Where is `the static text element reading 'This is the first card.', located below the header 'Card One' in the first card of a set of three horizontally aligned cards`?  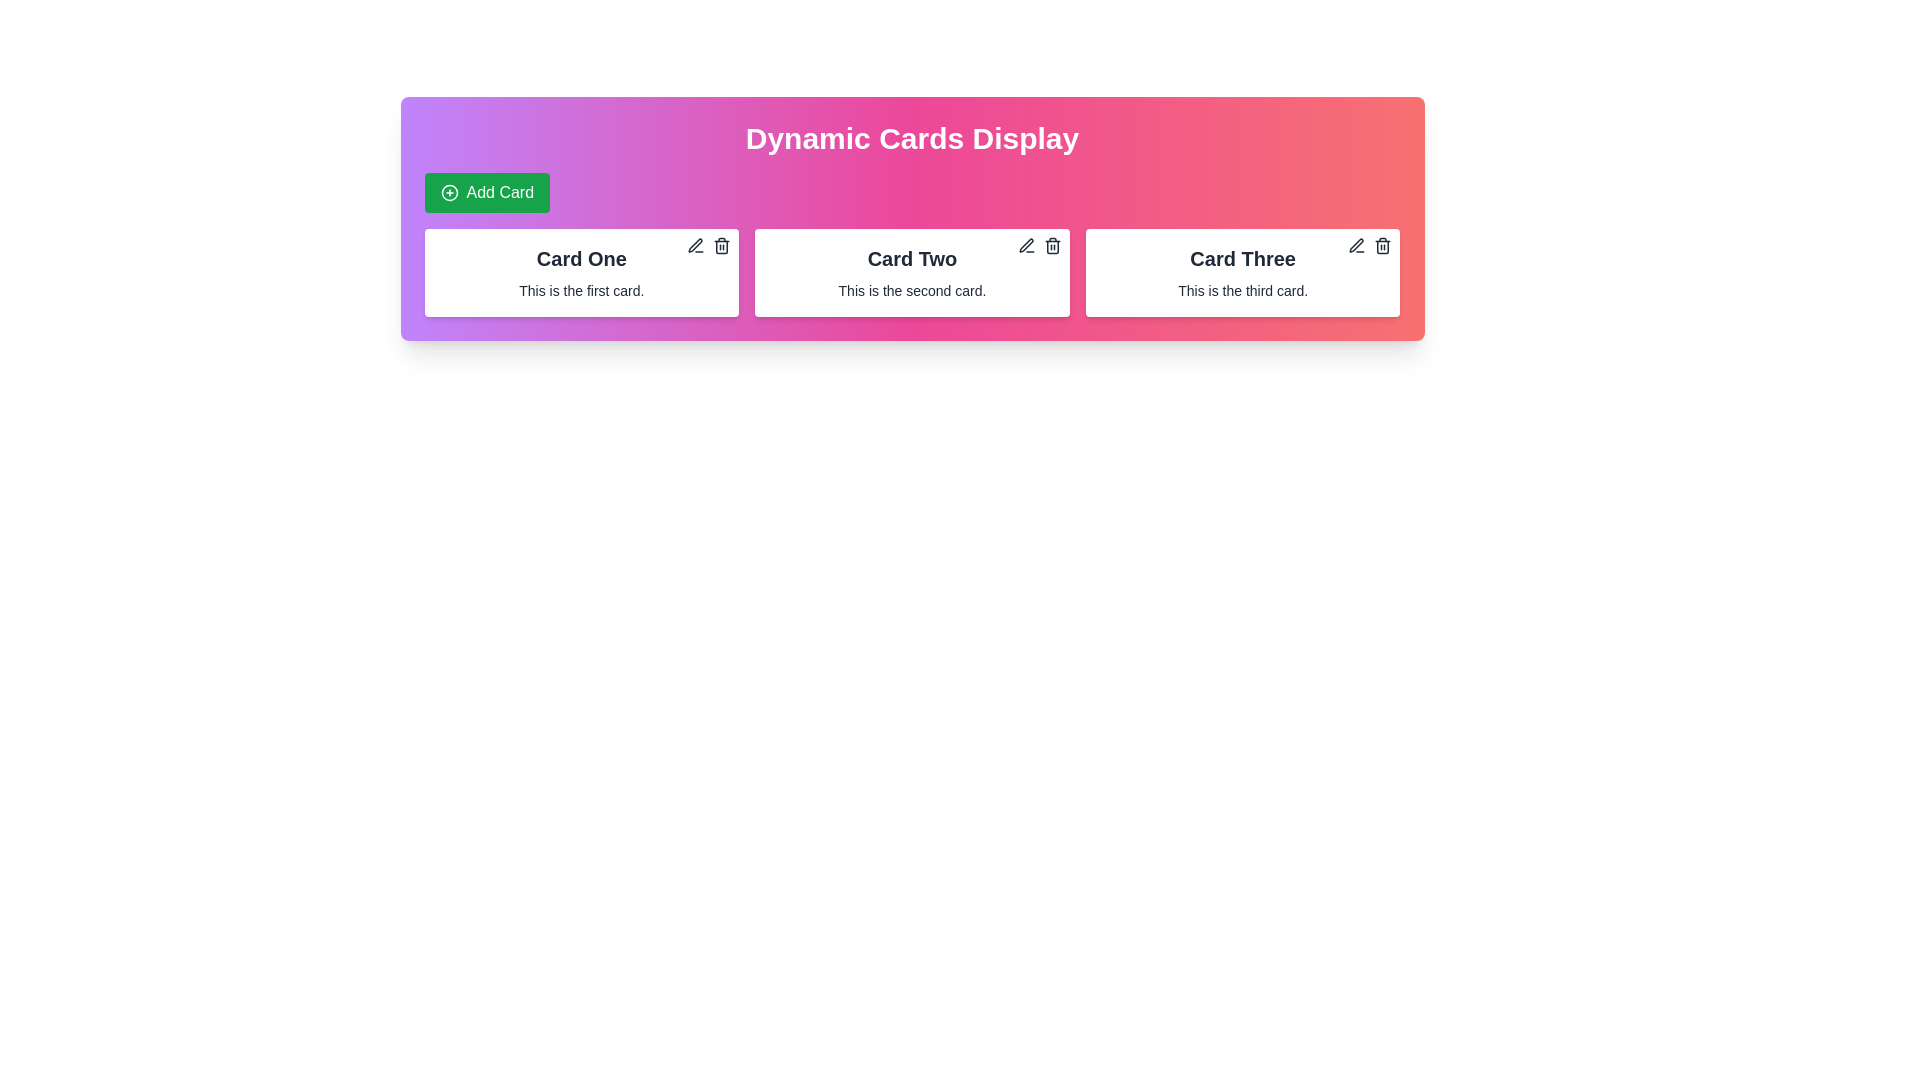
the static text element reading 'This is the first card.', located below the header 'Card One' in the first card of a set of three horizontally aligned cards is located at coordinates (580, 290).